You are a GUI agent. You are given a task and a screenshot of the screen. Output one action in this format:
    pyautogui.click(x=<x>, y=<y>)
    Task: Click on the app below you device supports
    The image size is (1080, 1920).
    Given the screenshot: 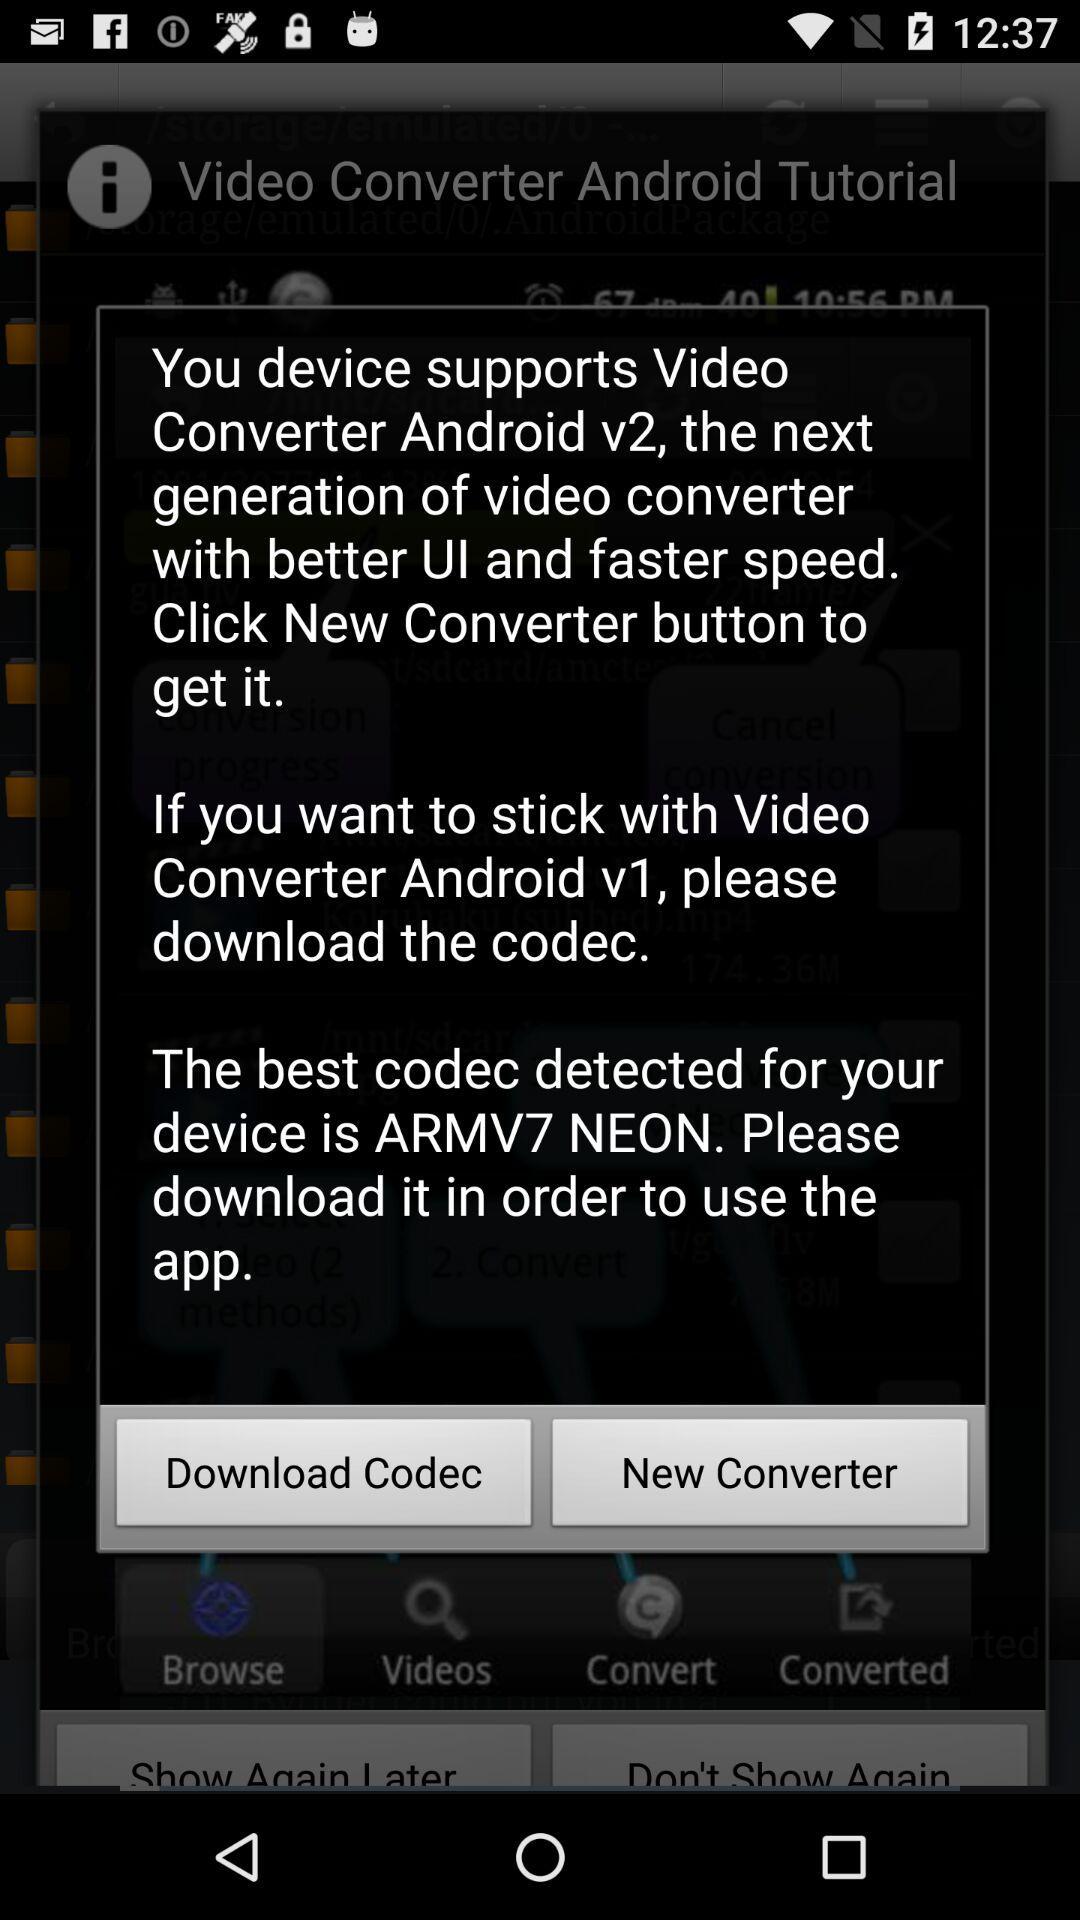 What is the action you would take?
    pyautogui.click(x=323, y=1478)
    